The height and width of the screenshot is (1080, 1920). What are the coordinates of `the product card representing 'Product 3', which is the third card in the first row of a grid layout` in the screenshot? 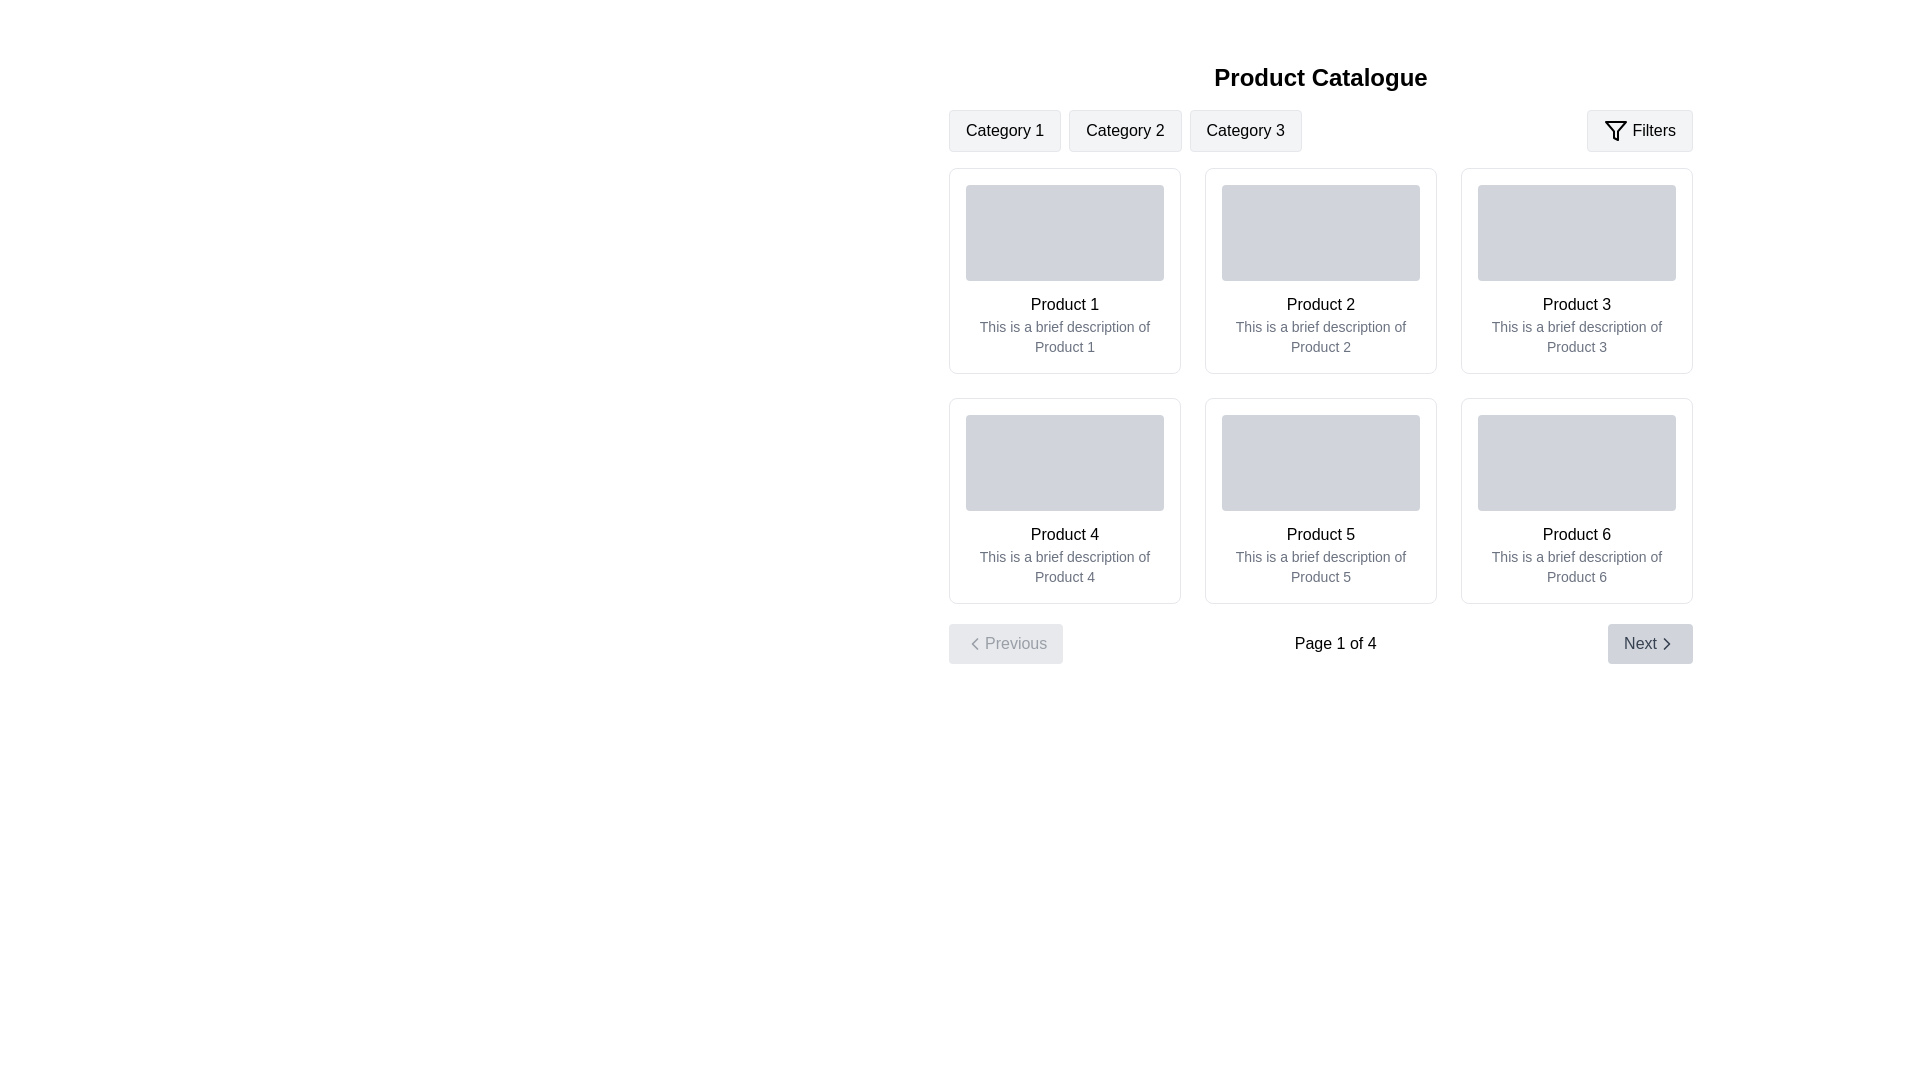 It's located at (1576, 270).